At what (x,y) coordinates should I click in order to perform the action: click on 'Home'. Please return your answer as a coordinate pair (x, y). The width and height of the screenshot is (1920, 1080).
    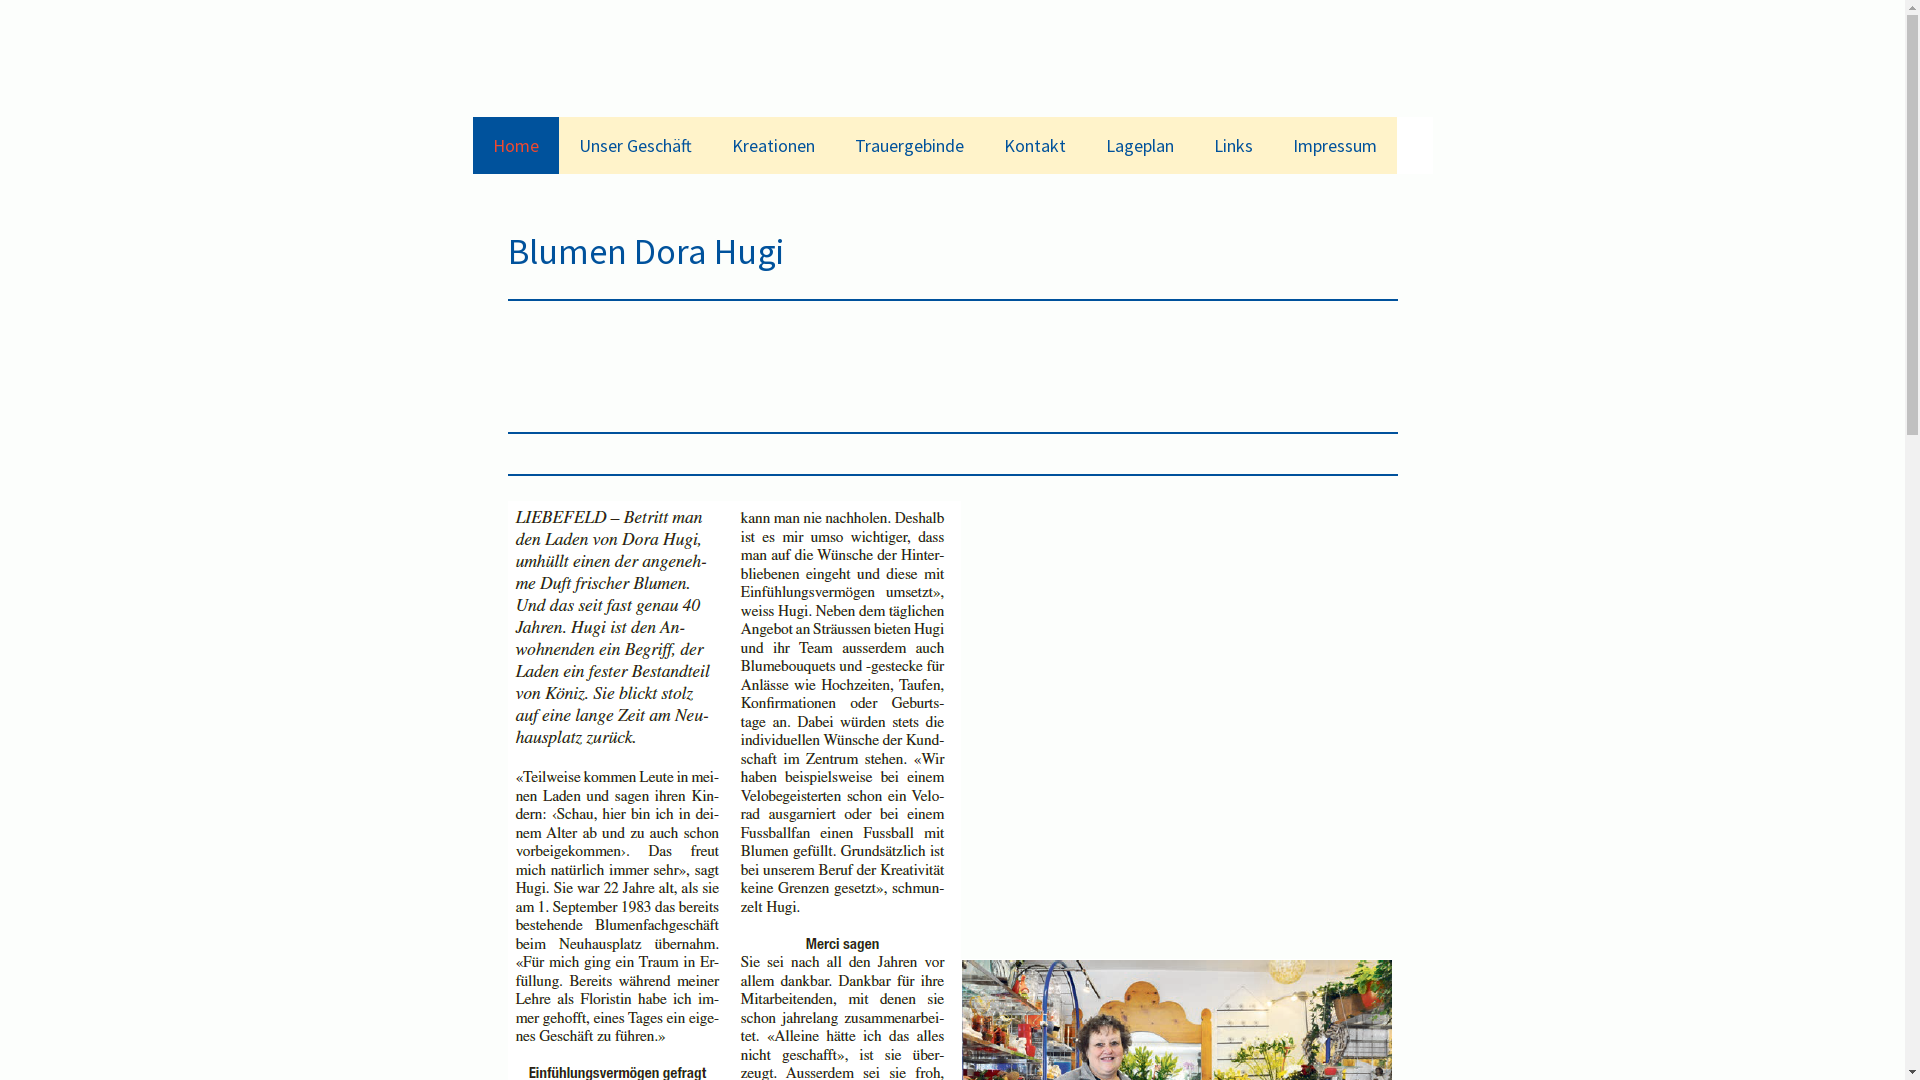
    Looking at the image, I should click on (514, 144).